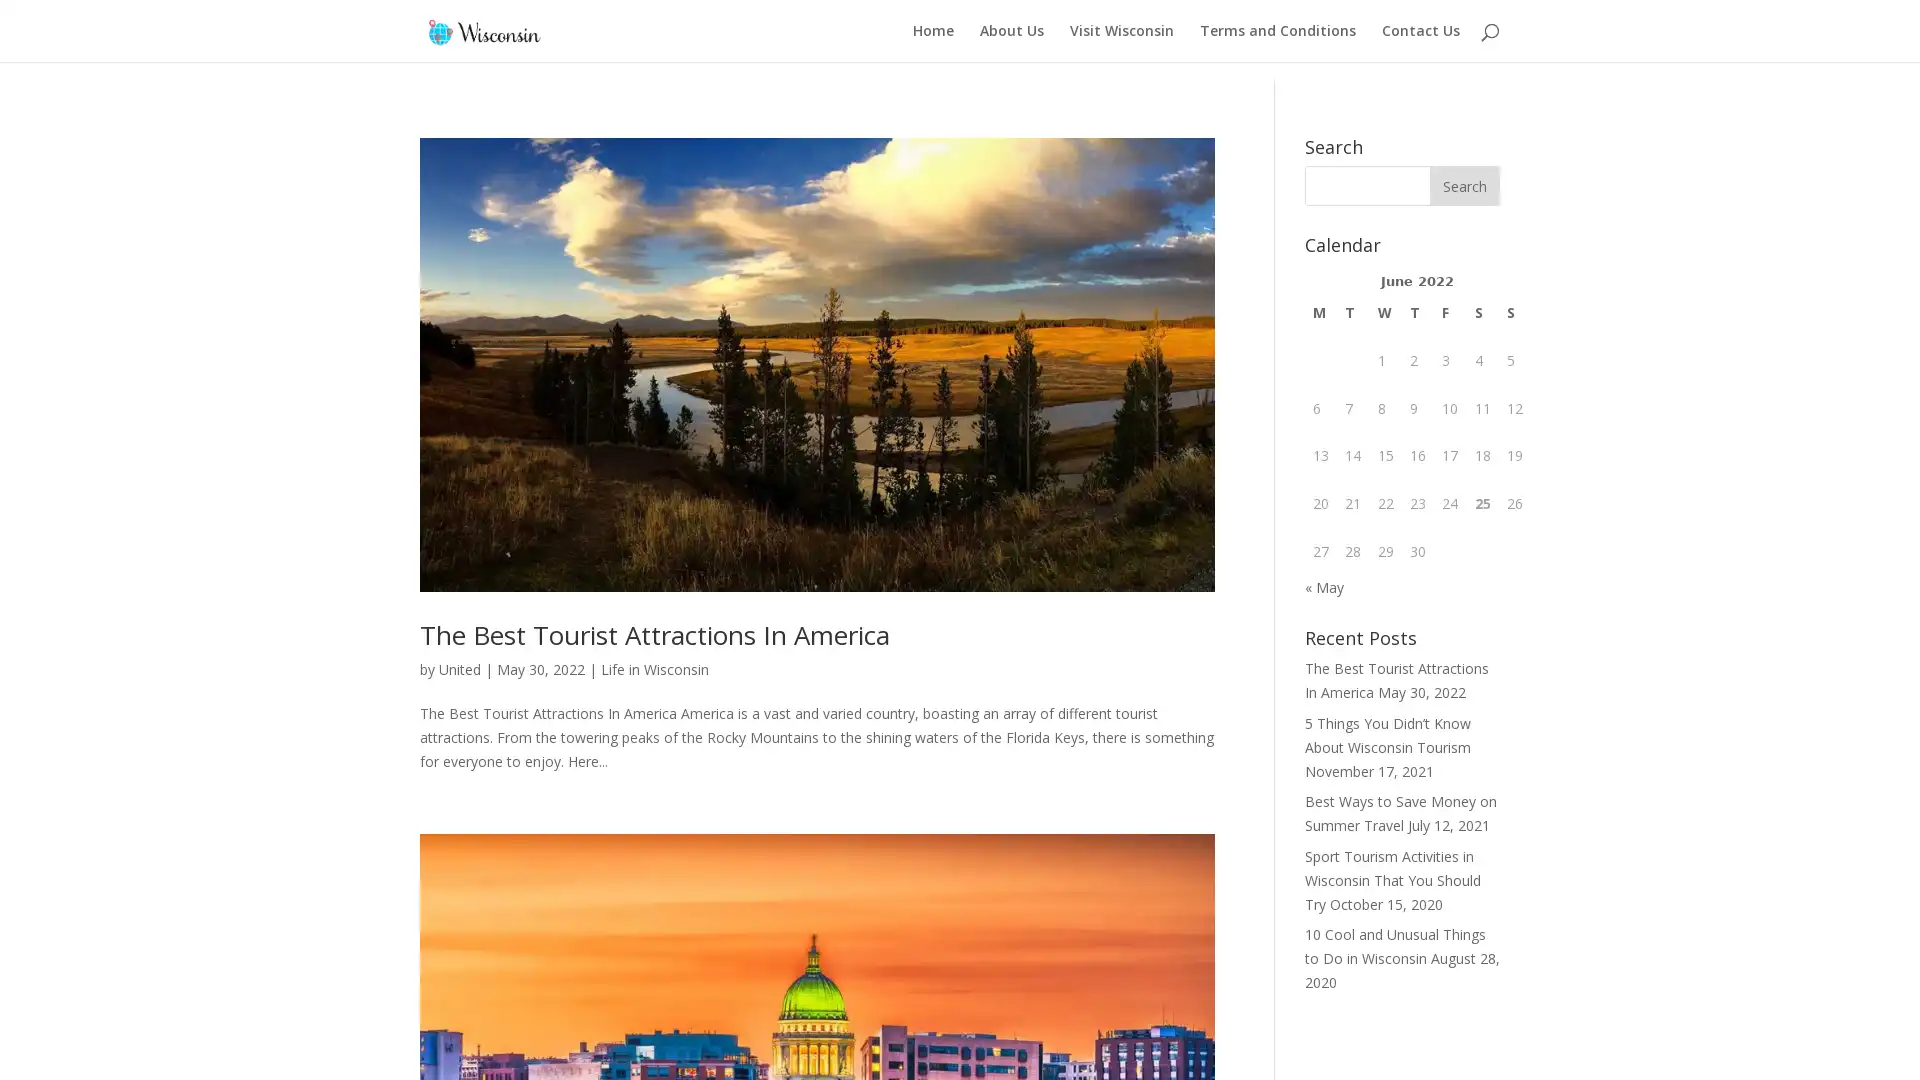 The height and width of the screenshot is (1080, 1920). What do you see at coordinates (1464, 167) in the screenshot?
I see `Search` at bounding box center [1464, 167].